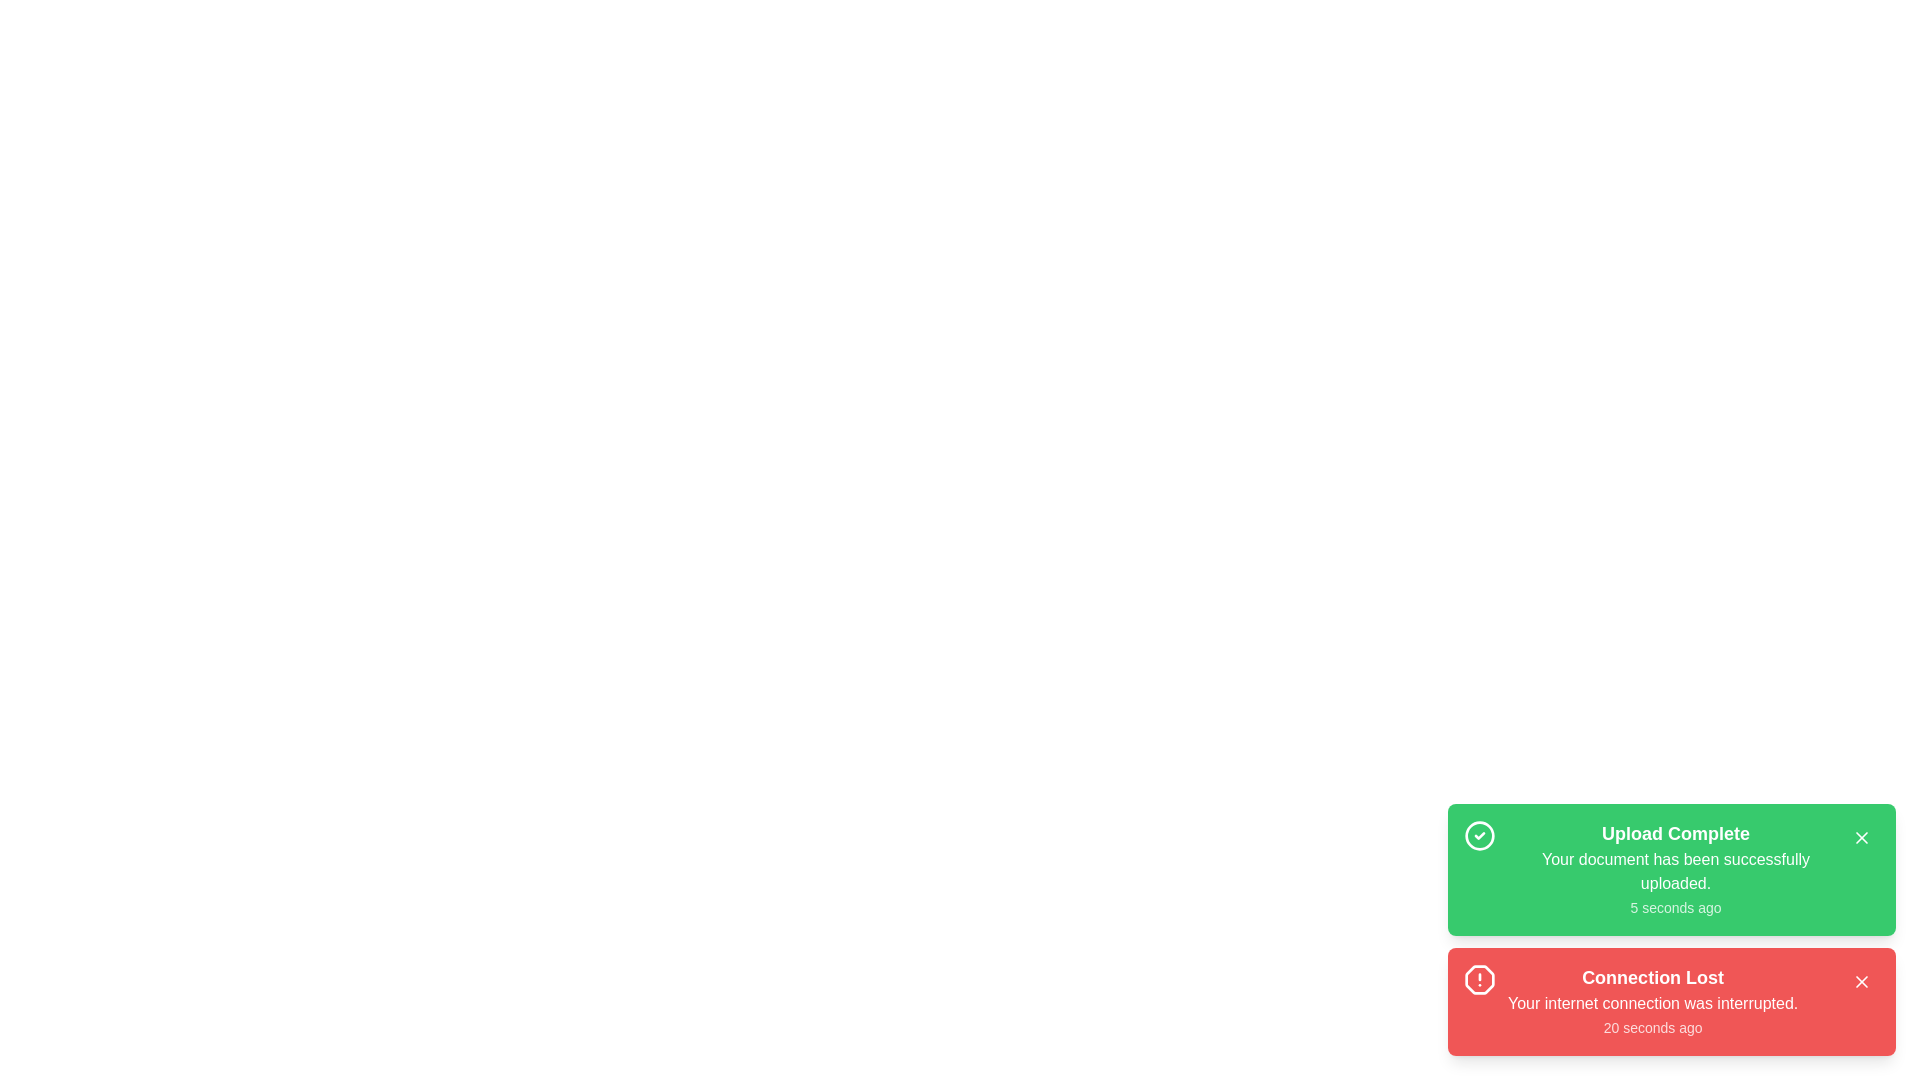 This screenshot has width=1920, height=1080. I want to click on the snackbar text to select it, so click(1675, 869).